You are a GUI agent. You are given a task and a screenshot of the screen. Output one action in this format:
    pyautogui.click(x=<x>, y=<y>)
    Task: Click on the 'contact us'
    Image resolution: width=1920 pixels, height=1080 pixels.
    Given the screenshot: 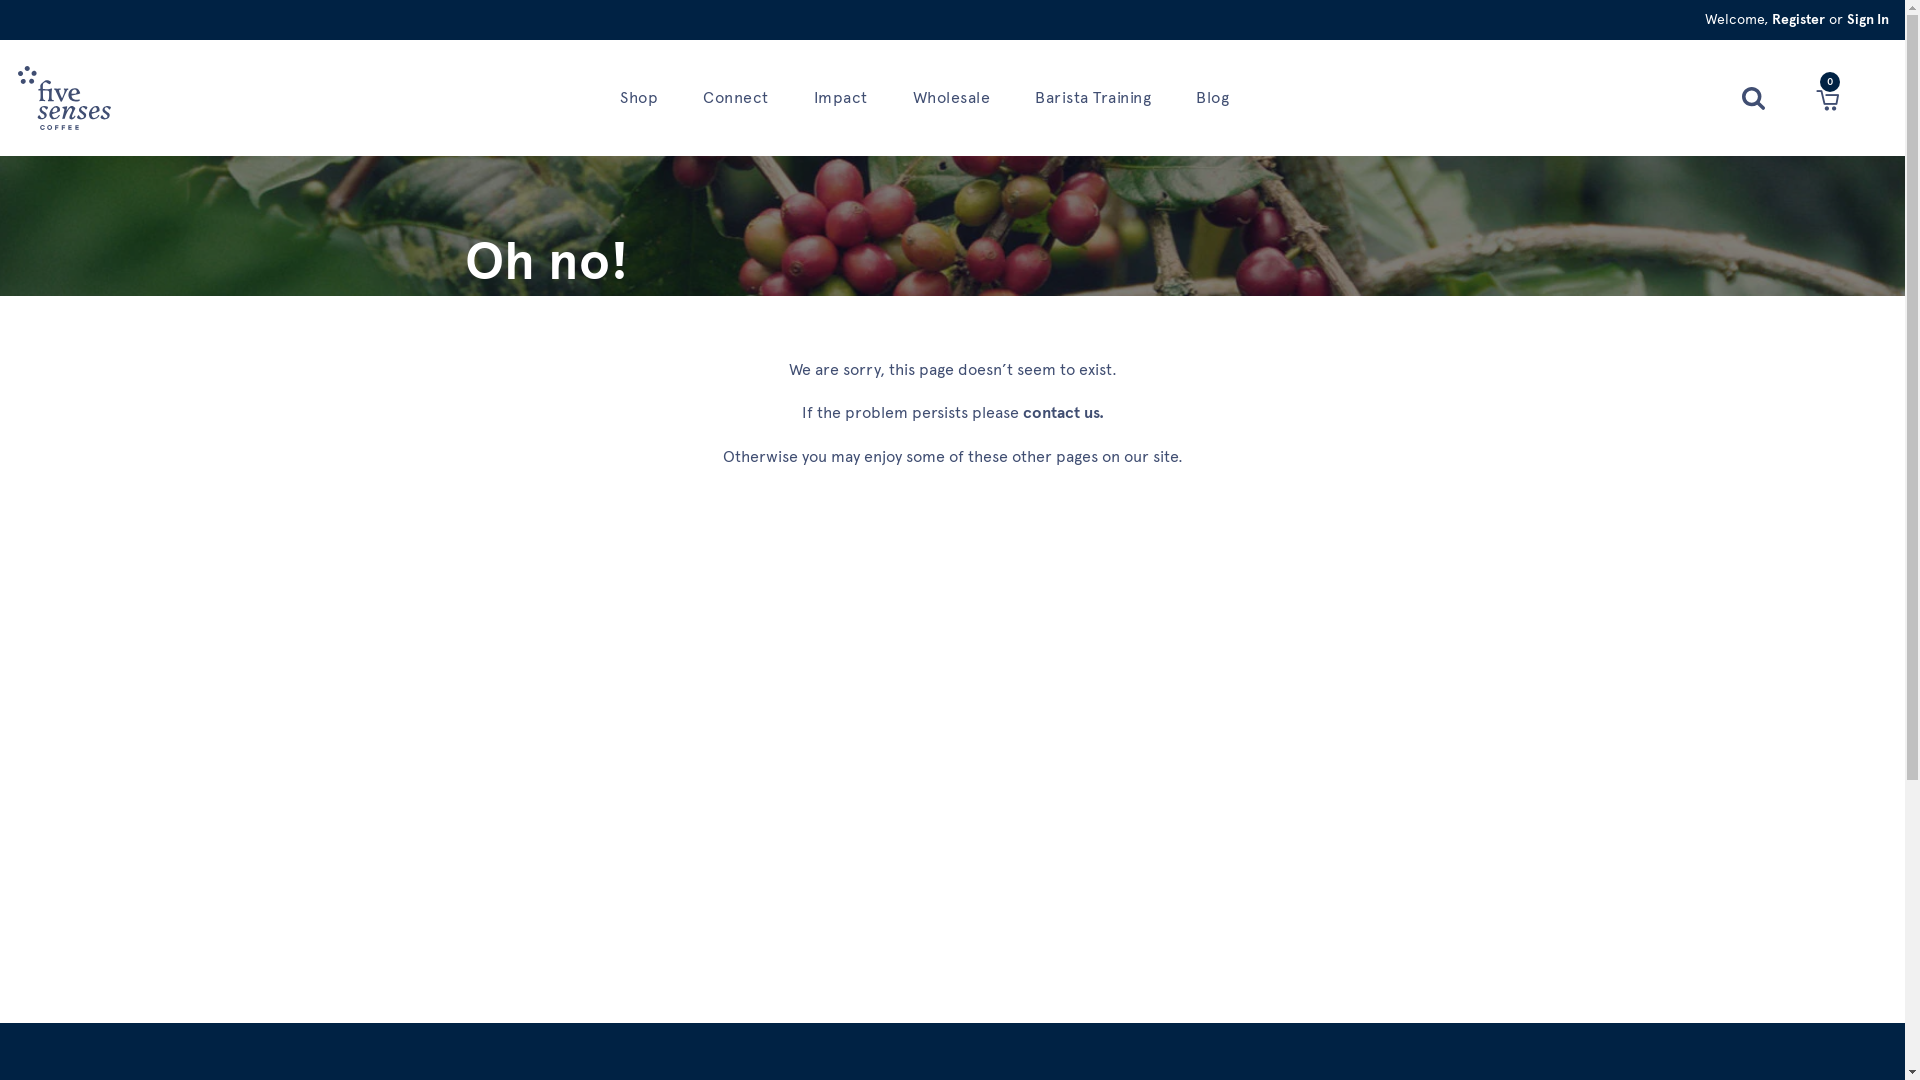 What is the action you would take?
    pyautogui.click(x=1059, y=411)
    